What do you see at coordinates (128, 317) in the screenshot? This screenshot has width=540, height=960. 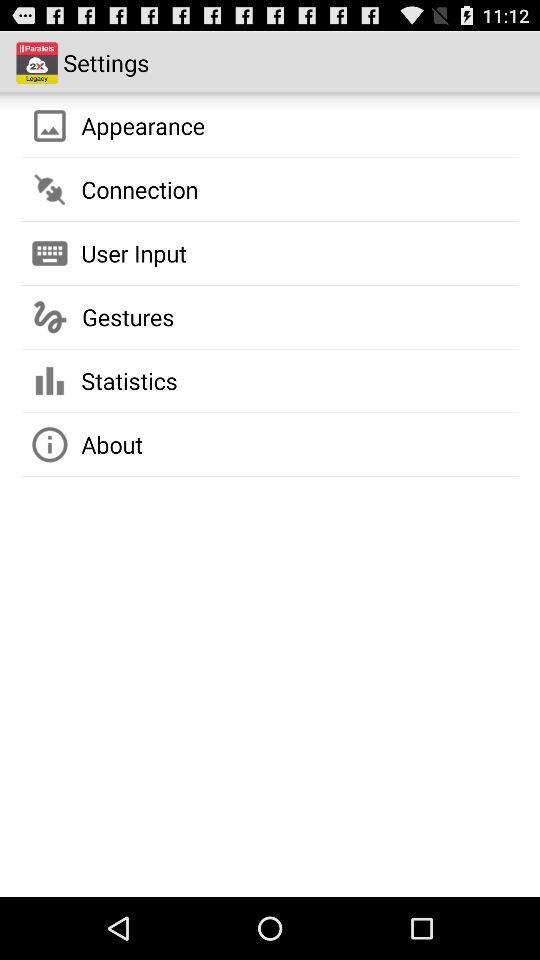 I see `the item below user input item` at bounding box center [128, 317].